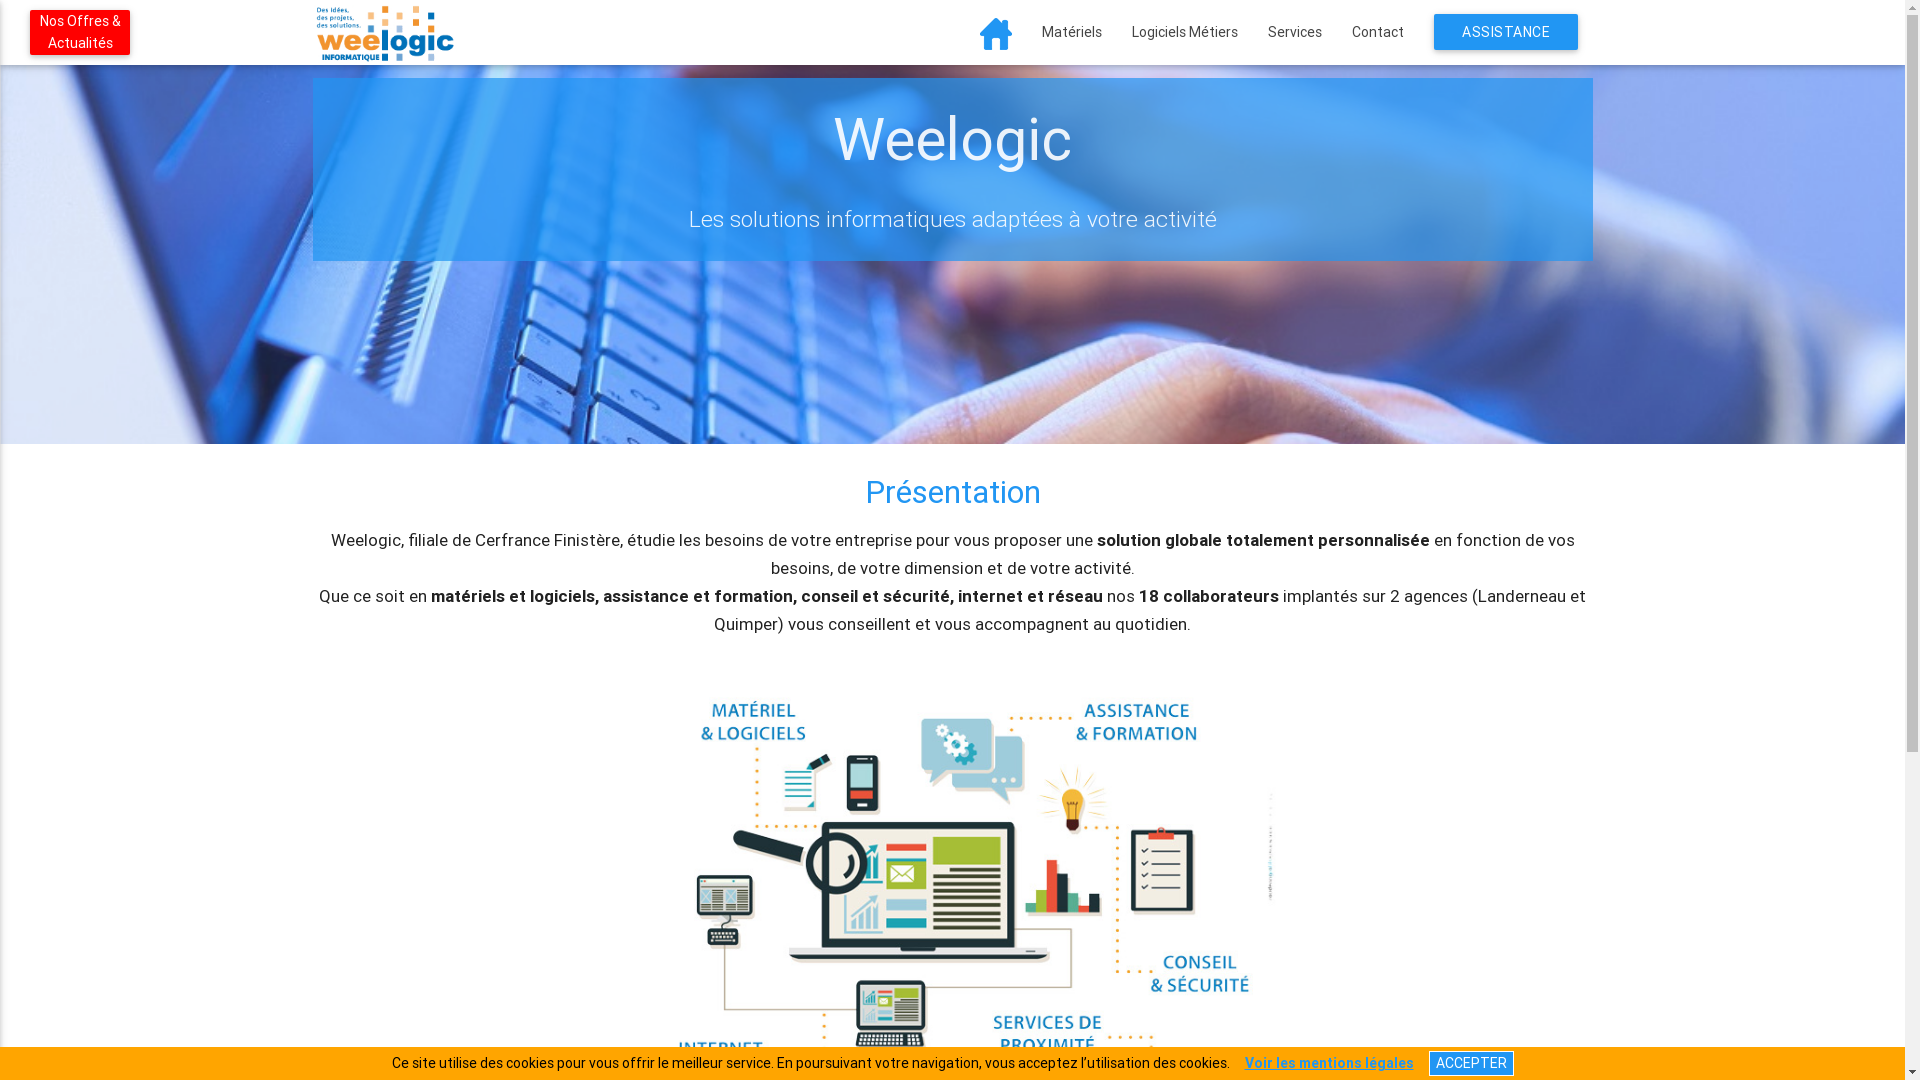 This screenshot has width=1920, height=1080. What do you see at coordinates (1433, 31) in the screenshot?
I see `'ASSISTANCE'` at bounding box center [1433, 31].